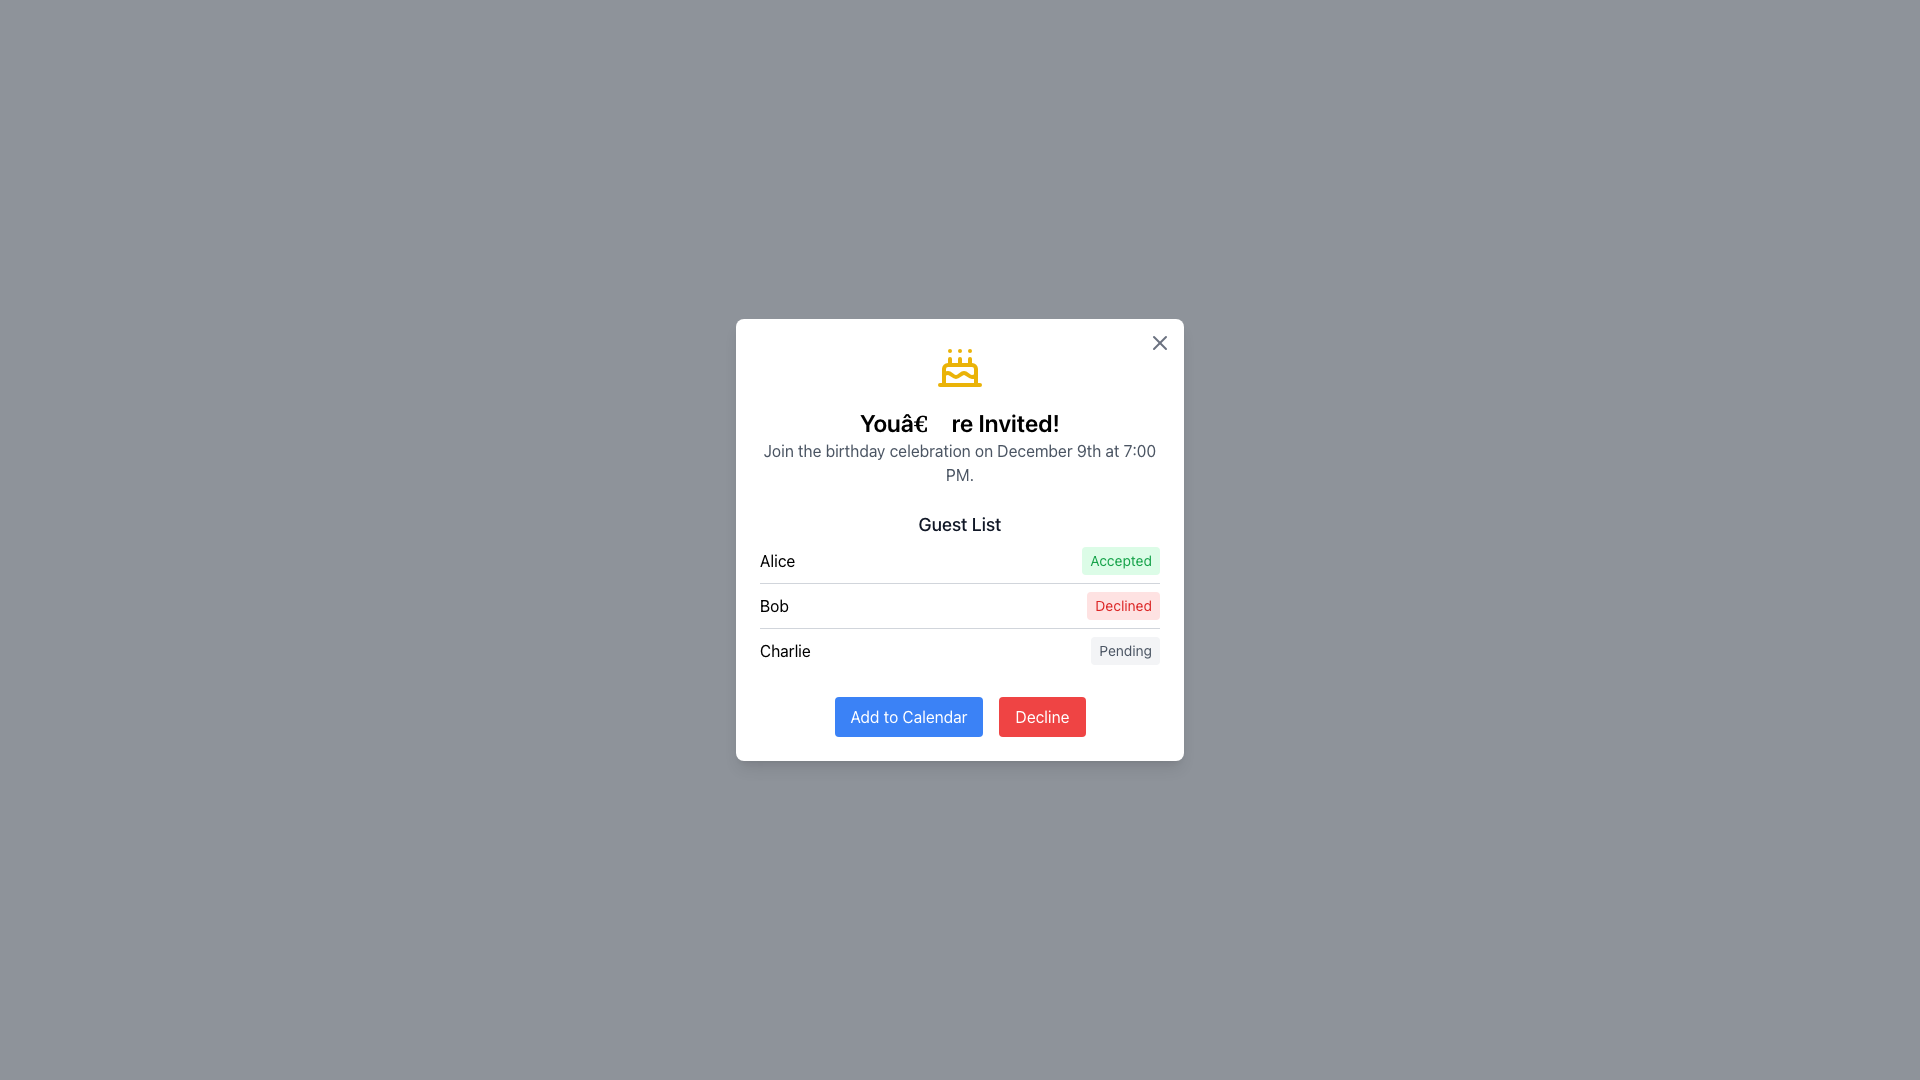 Image resolution: width=1920 pixels, height=1080 pixels. Describe the element at coordinates (776, 560) in the screenshot. I see `text of the label representing the name 'Alice' in the Guest List, which is the first item in the vertical list and positioned to the far left of its row` at that location.